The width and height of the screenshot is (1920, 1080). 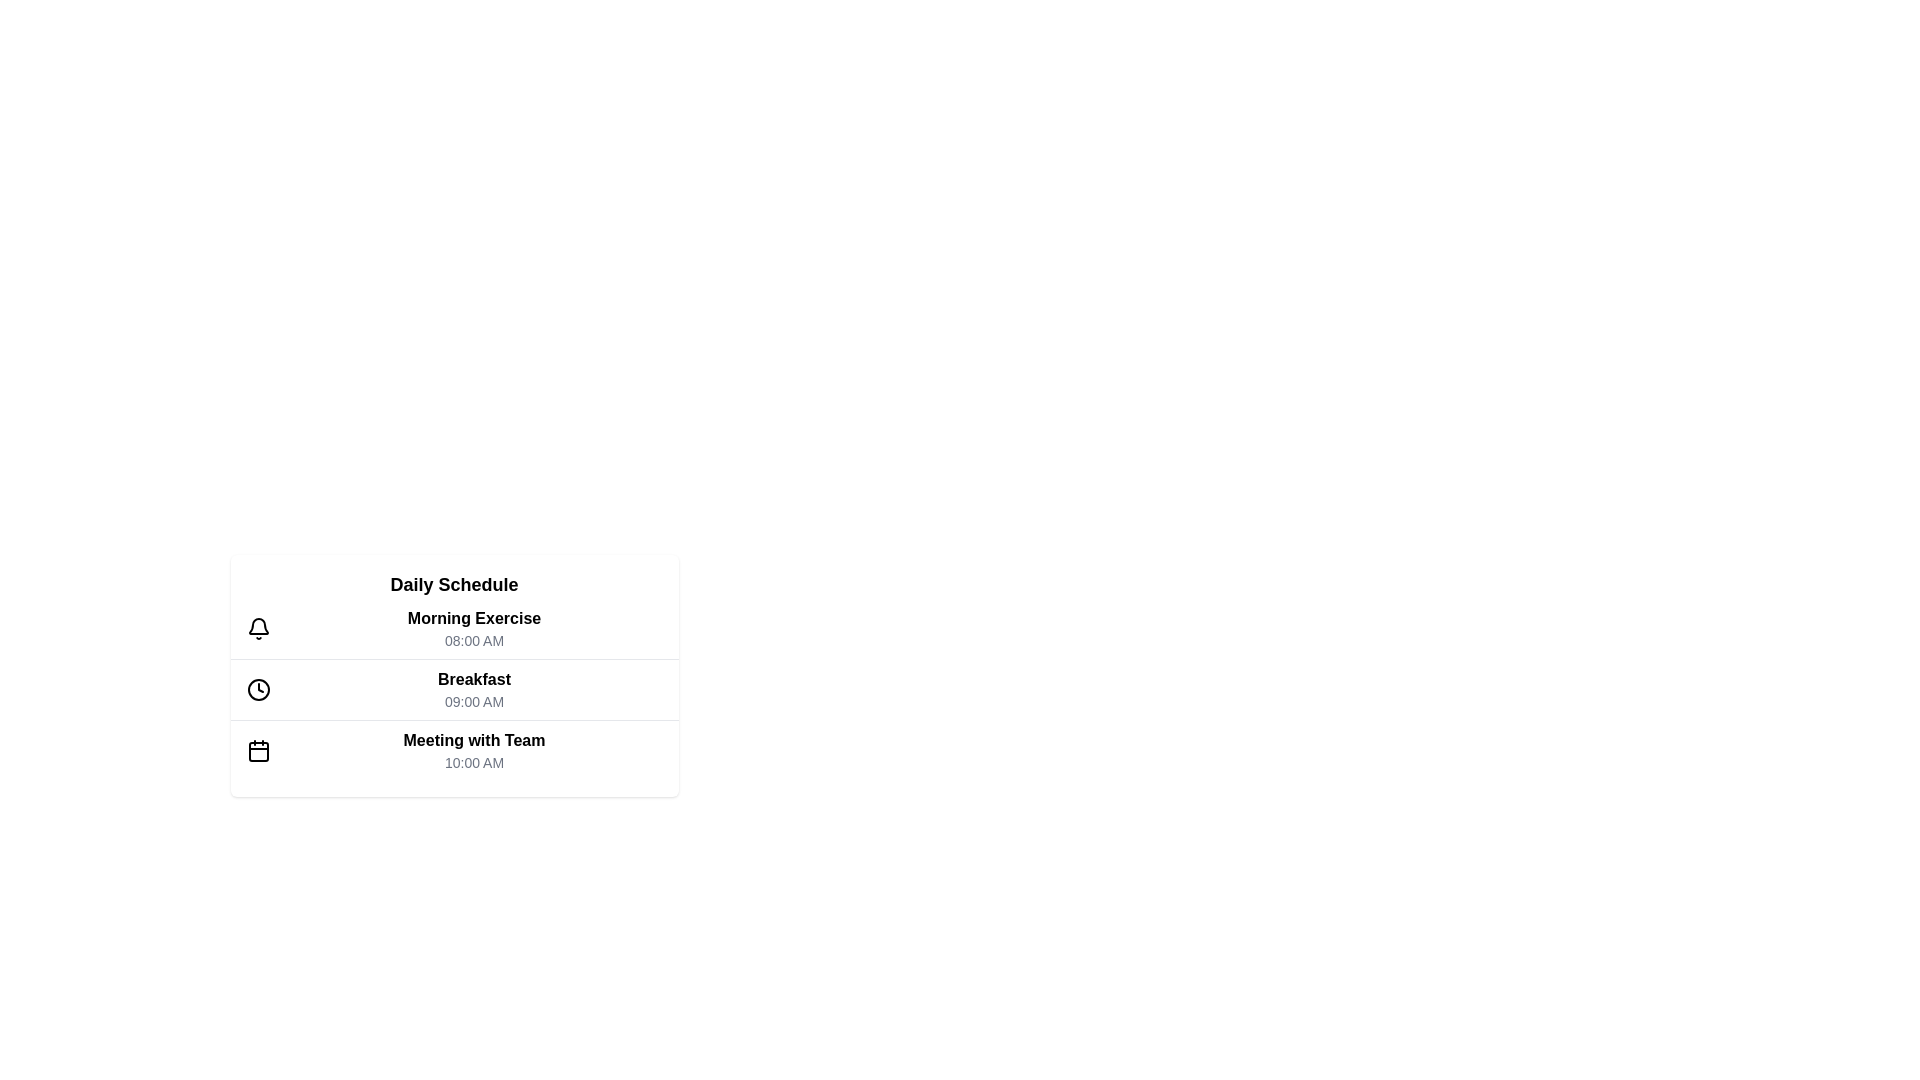 I want to click on the text label displaying 'Morning Exercise' in bold characters, aligned in the first row of the scheduled task list below 'Daily Schedule', so click(x=473, y=617).